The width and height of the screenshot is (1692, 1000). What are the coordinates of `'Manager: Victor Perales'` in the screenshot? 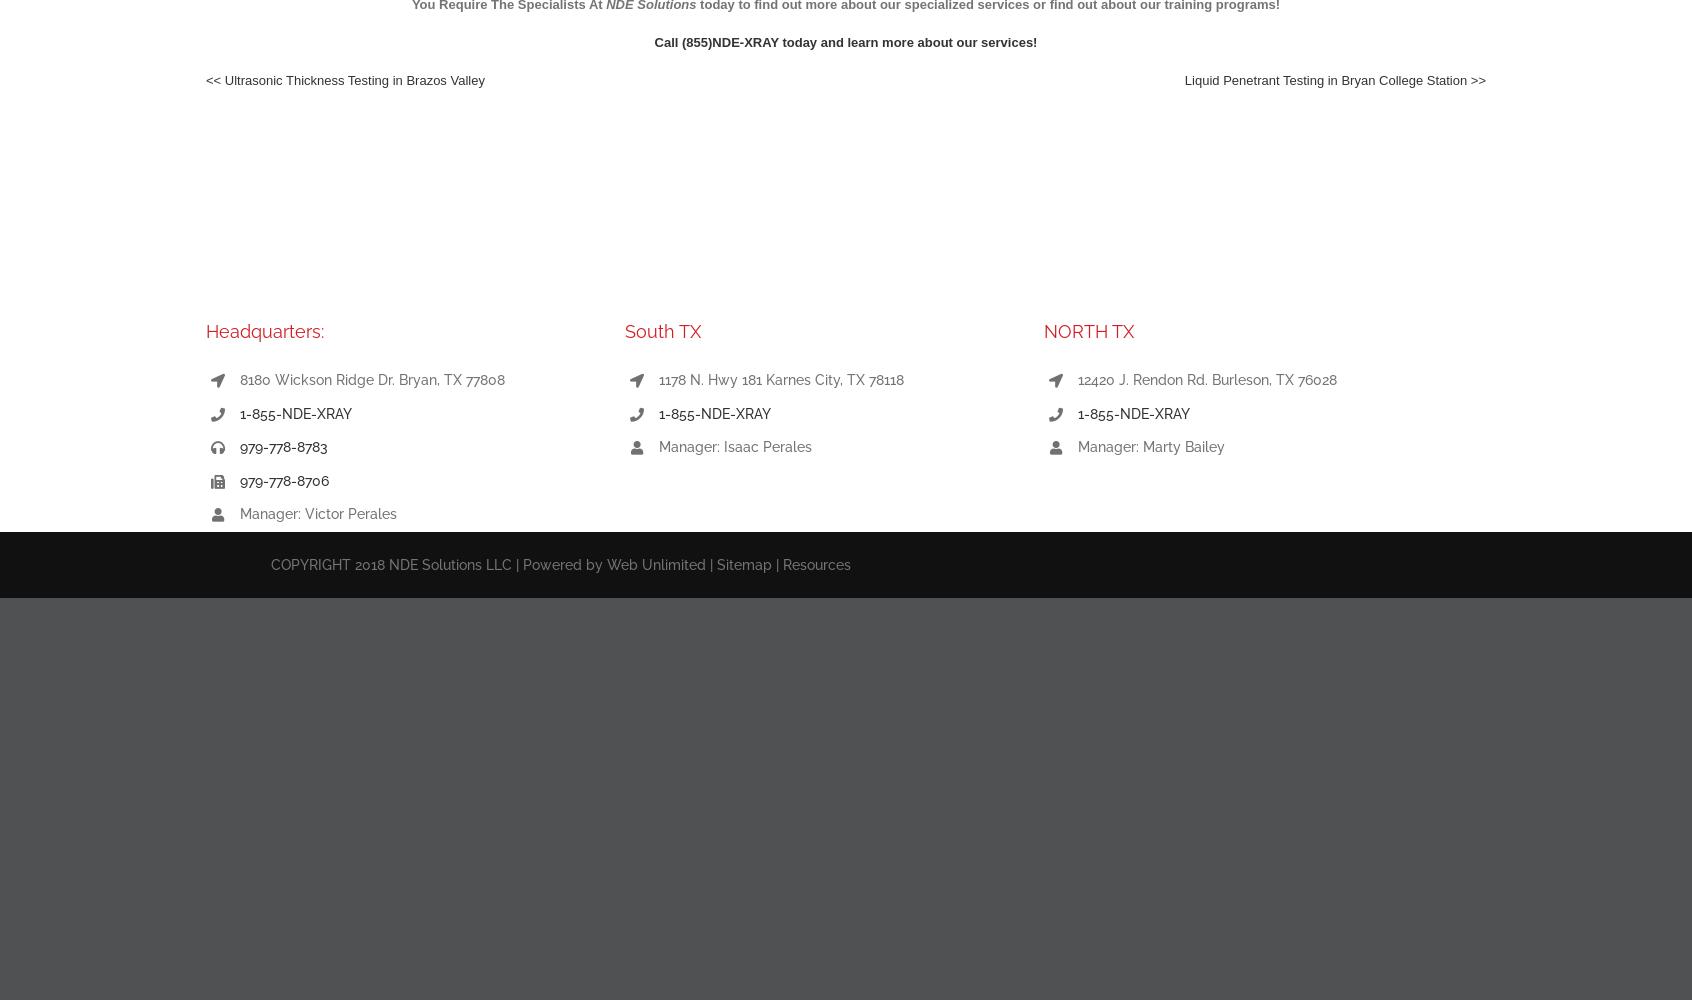 It's located at (316, 514).